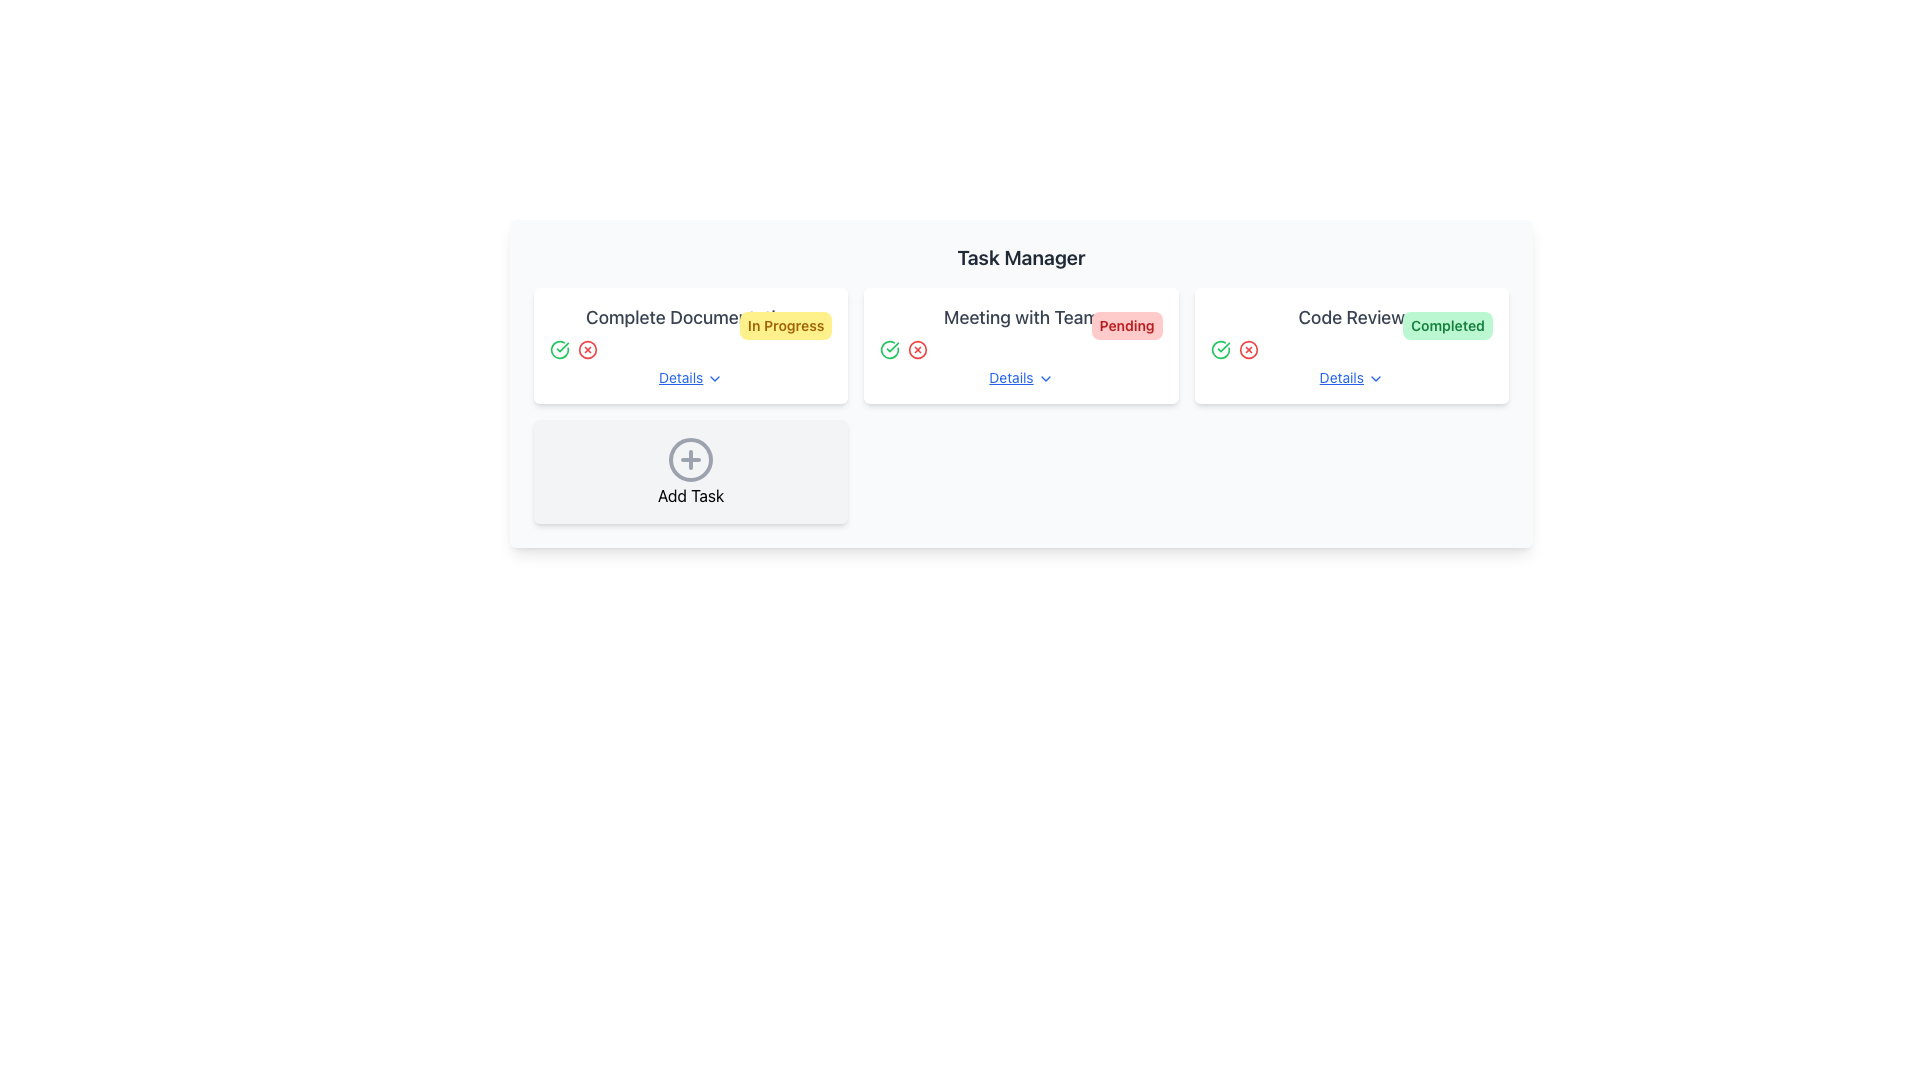  I want to click on the negative action button located within the 'Complete Document' task card, positioned to the right of the green checkmark icon, so click(587, 349).